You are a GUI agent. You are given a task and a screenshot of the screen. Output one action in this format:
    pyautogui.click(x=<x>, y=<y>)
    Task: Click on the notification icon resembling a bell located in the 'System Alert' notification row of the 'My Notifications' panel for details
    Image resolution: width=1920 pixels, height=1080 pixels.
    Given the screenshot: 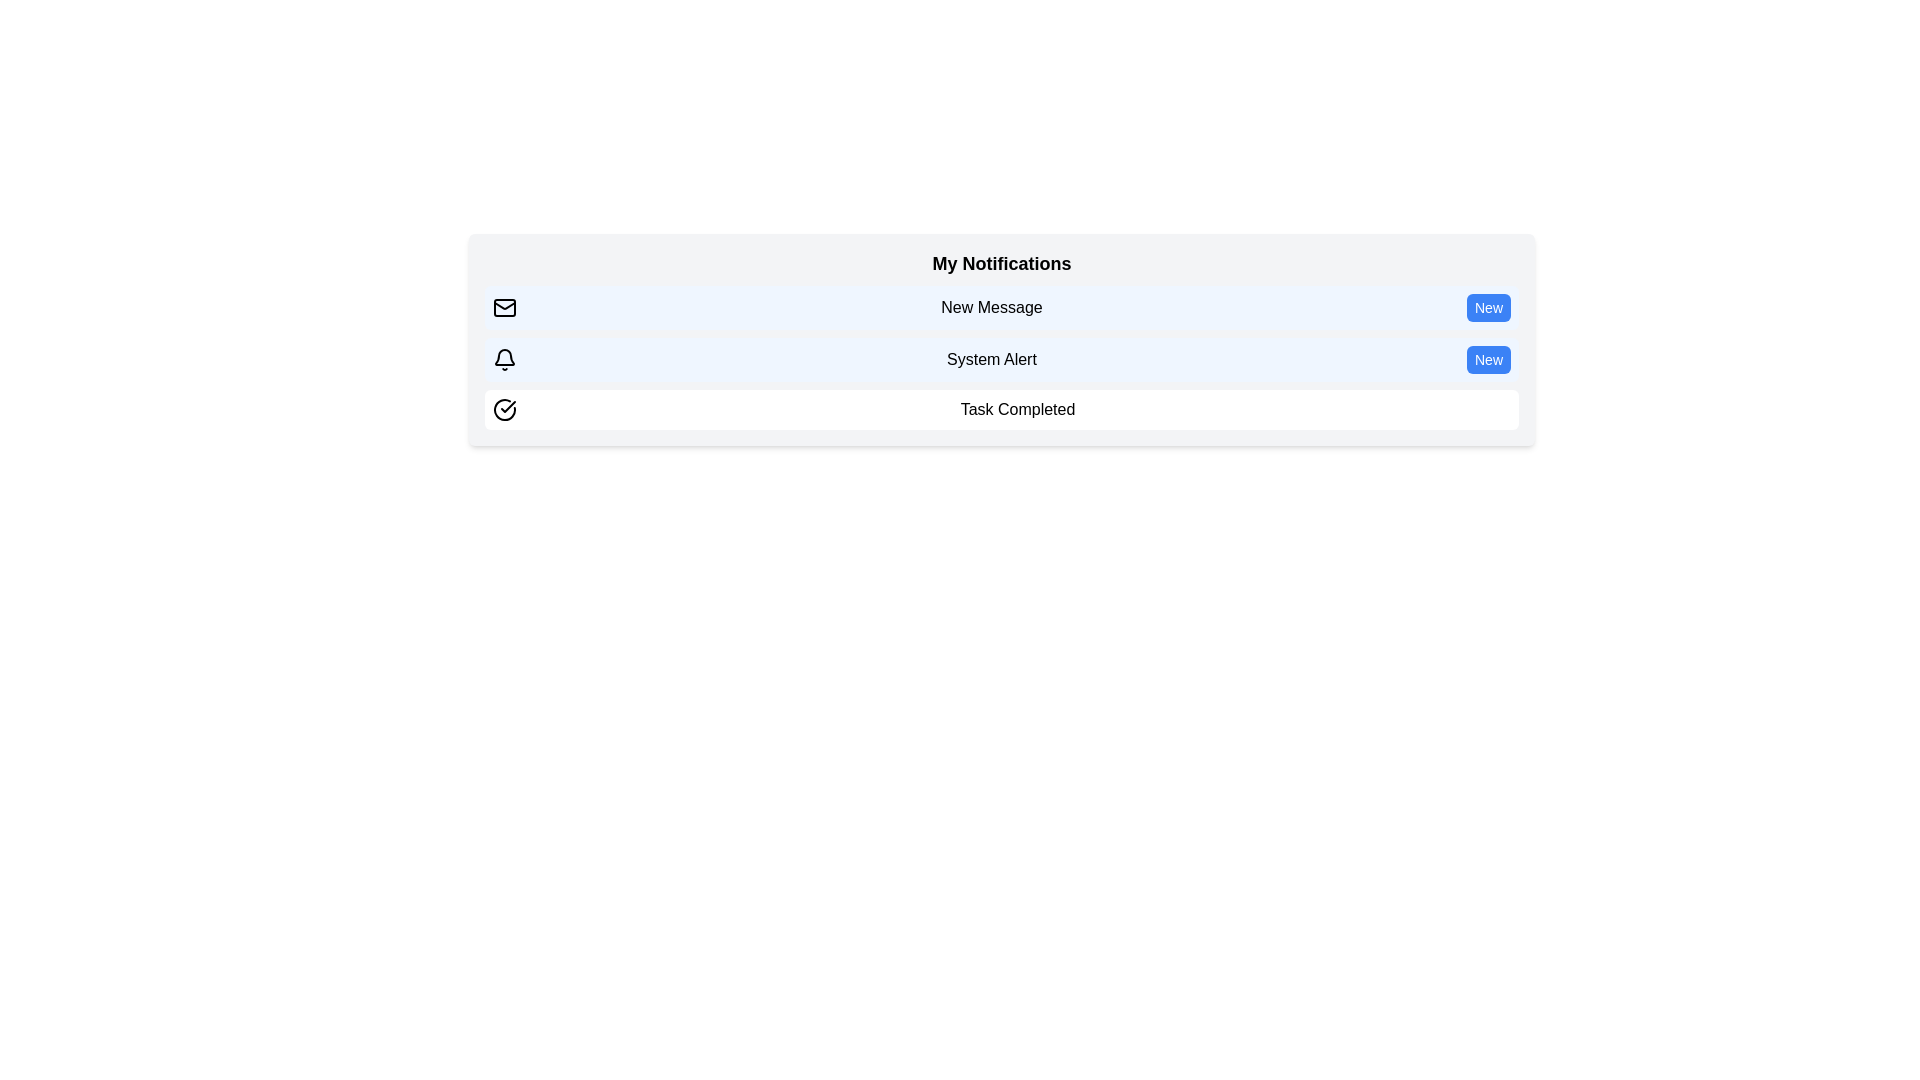 What is the action you would take?
    pyautogui.click(x=504, y=358)
    